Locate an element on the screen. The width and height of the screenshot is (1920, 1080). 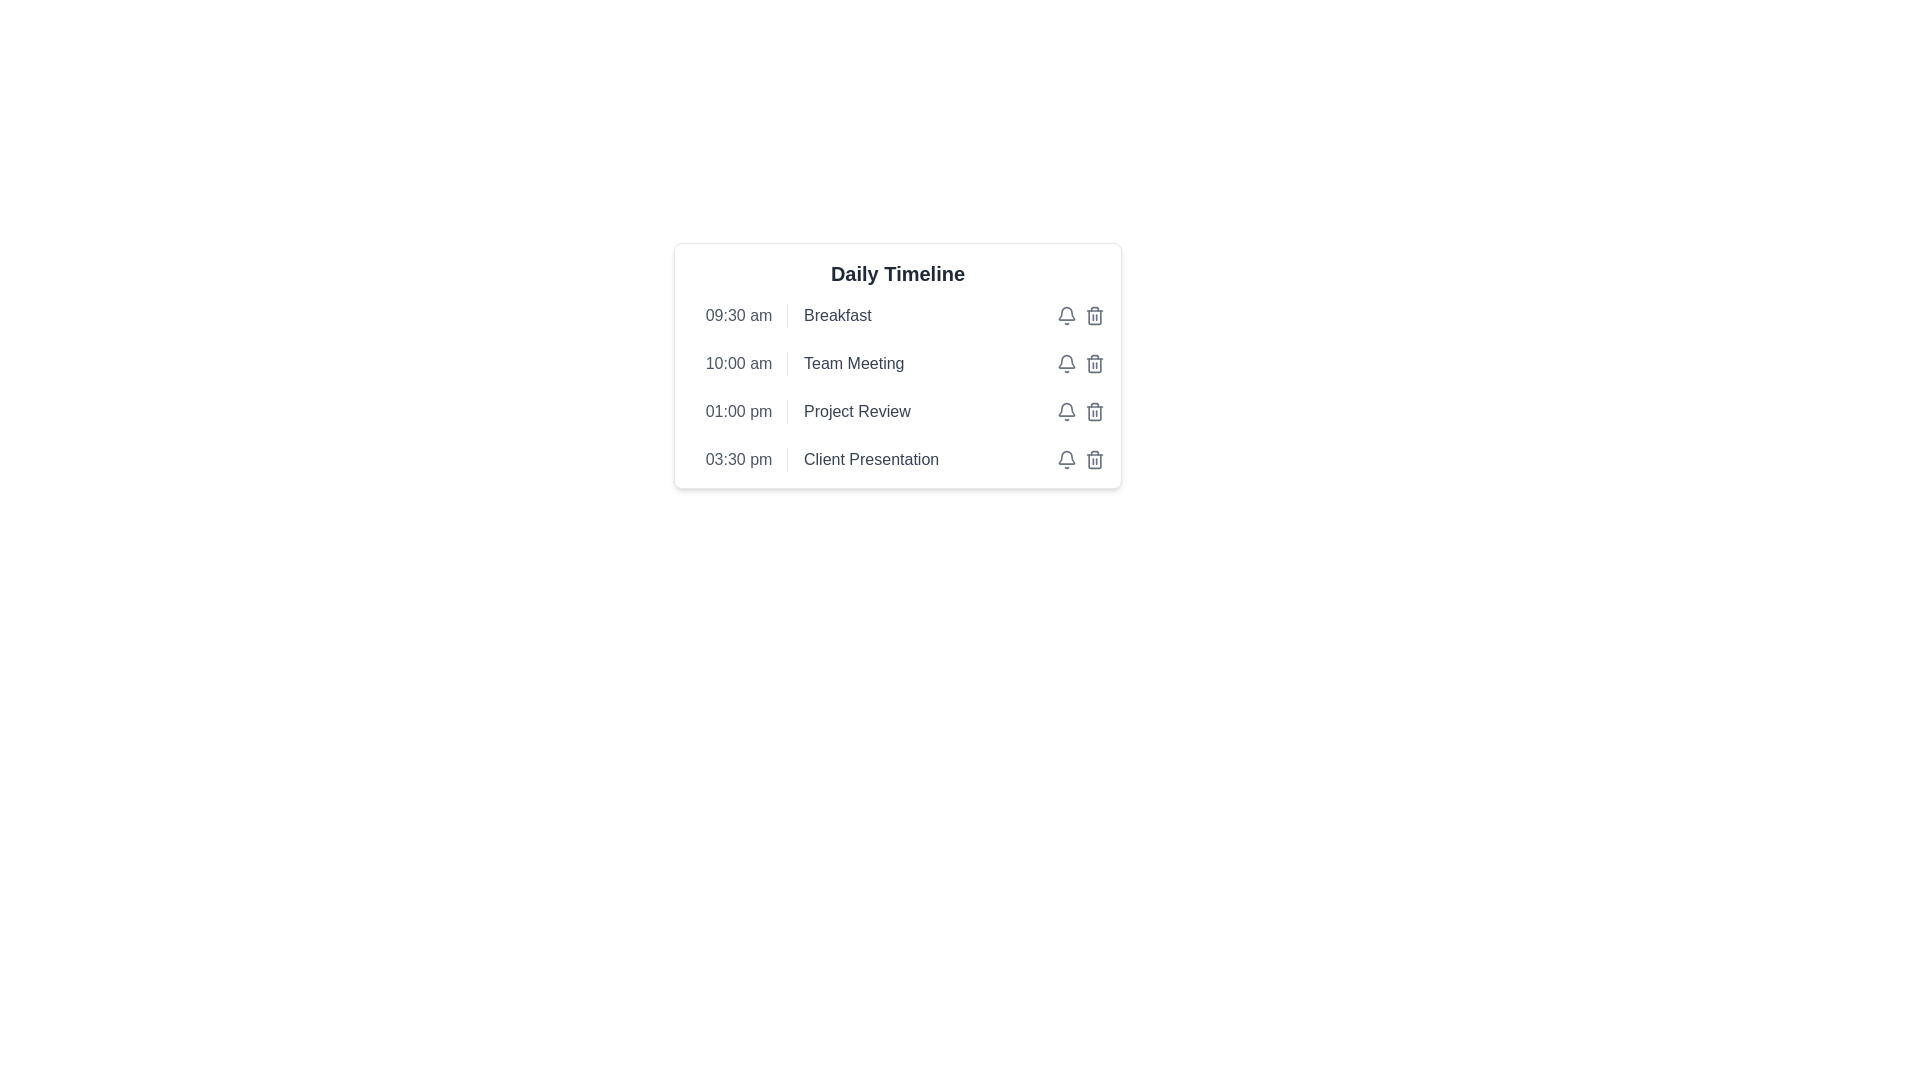
the trash bin icon, the second interactive icon in the row for the '09:30 am Breakfast' entry in the 'Daily Timeline' section is located at coordinates (1093, 315).